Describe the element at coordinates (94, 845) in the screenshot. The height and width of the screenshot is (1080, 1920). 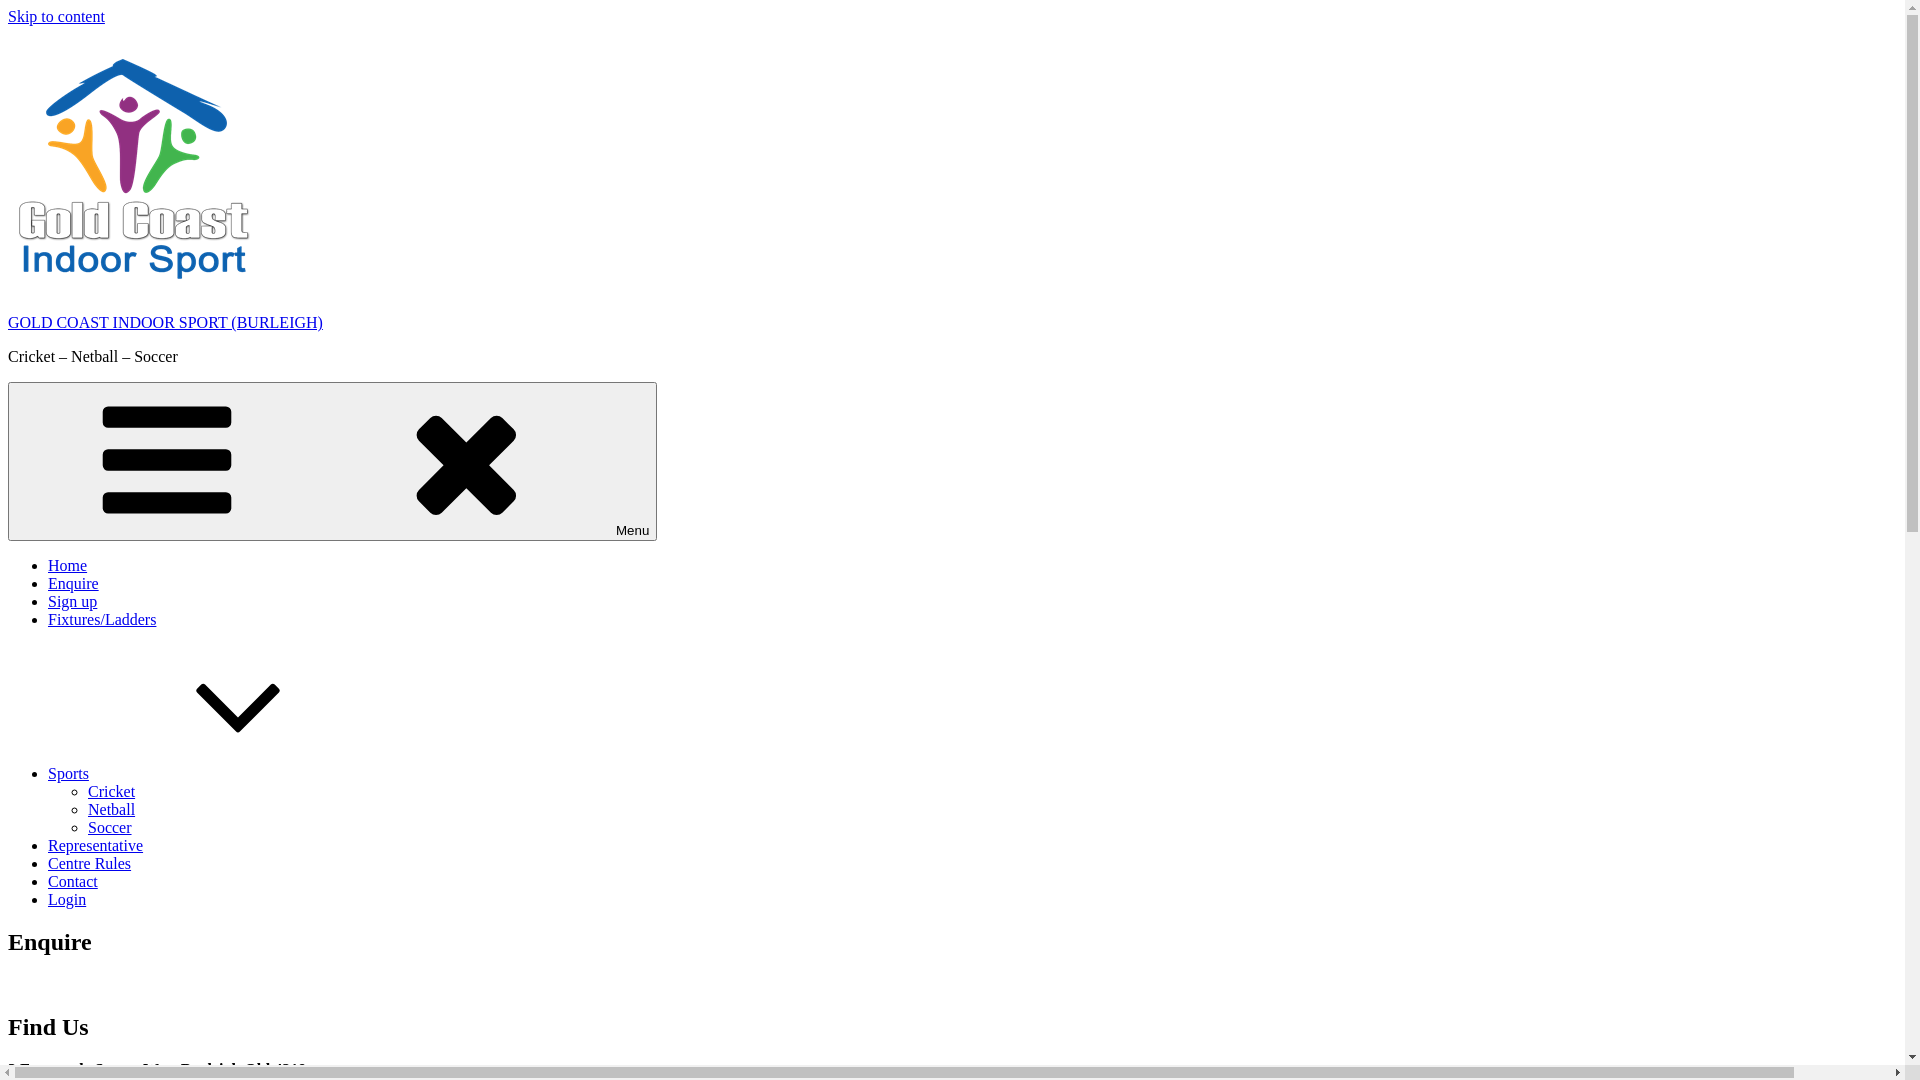
I see `'Representative'` at that location.